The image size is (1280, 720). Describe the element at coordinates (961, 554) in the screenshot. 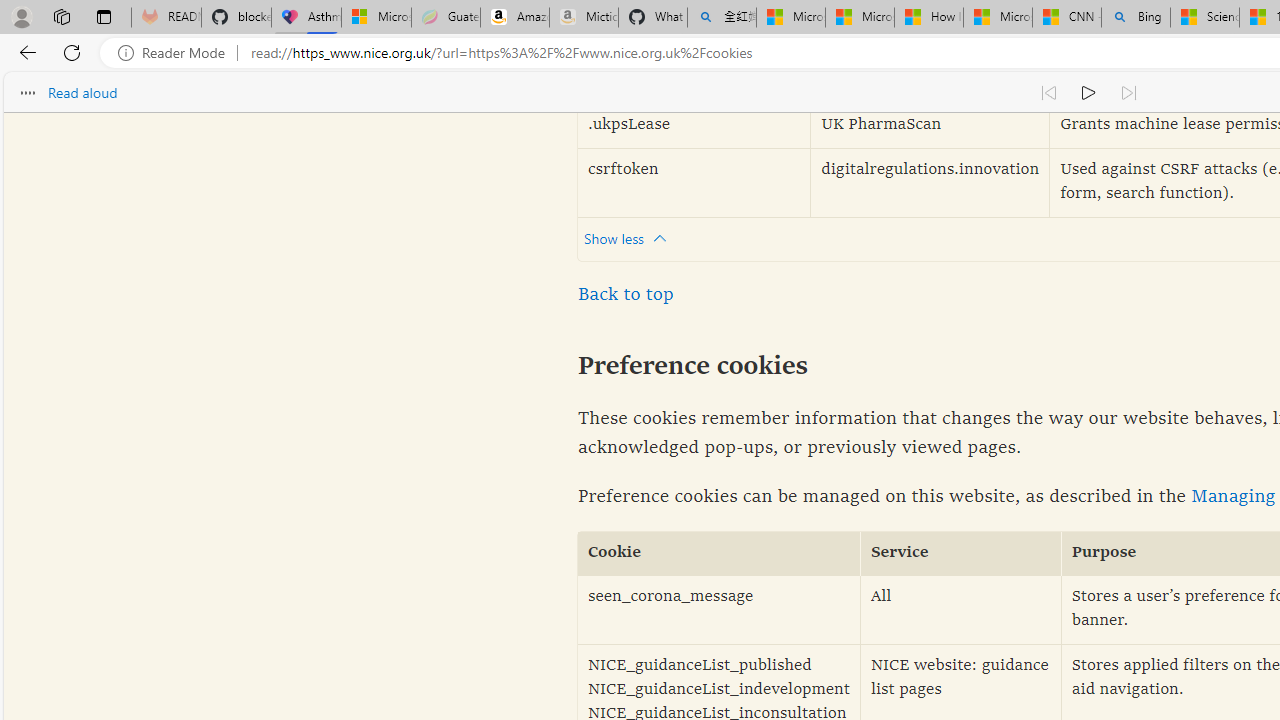

I see `'Service'` at that location.